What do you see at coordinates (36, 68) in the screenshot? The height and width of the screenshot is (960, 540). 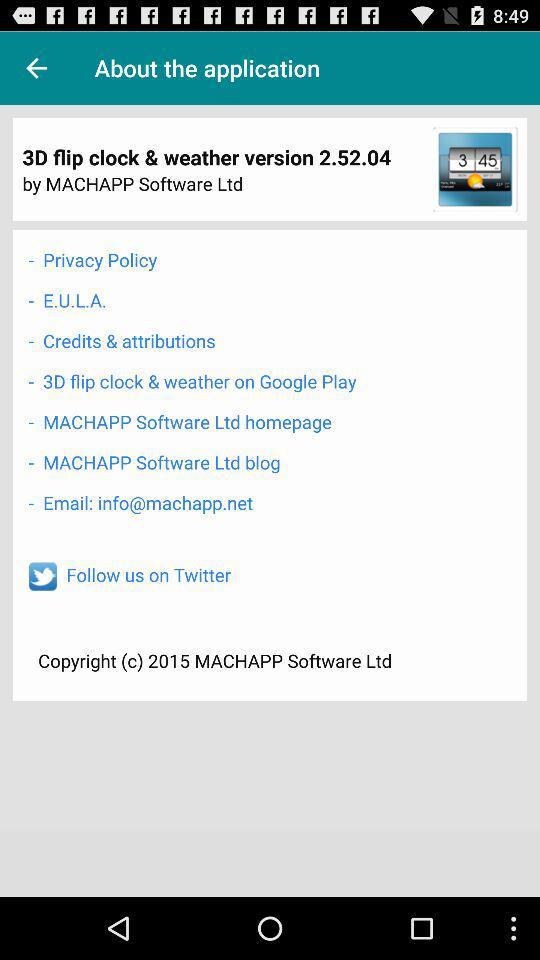 I see `item above 3d flip clock icon` at bounding box center [36, 68].